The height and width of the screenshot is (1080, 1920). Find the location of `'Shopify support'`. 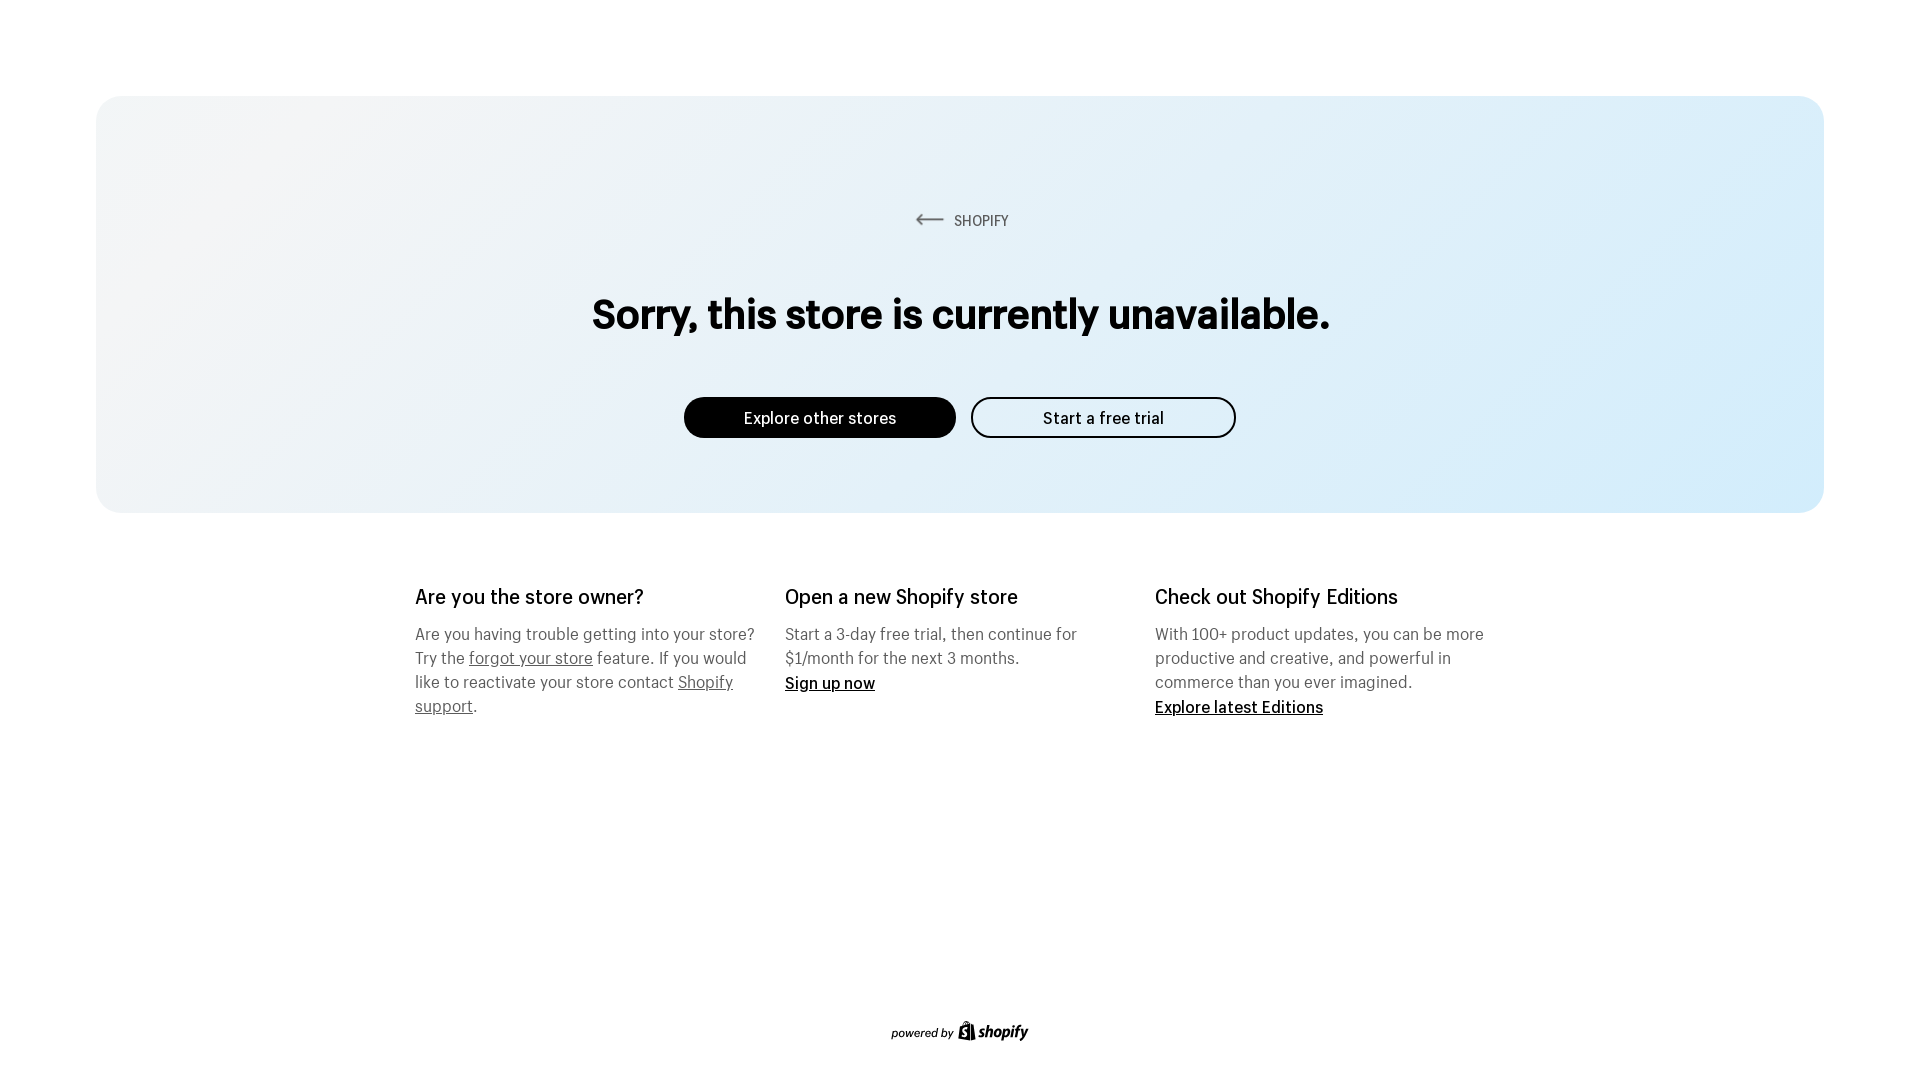

'Shopify support' is located at coordinates (573, 689).